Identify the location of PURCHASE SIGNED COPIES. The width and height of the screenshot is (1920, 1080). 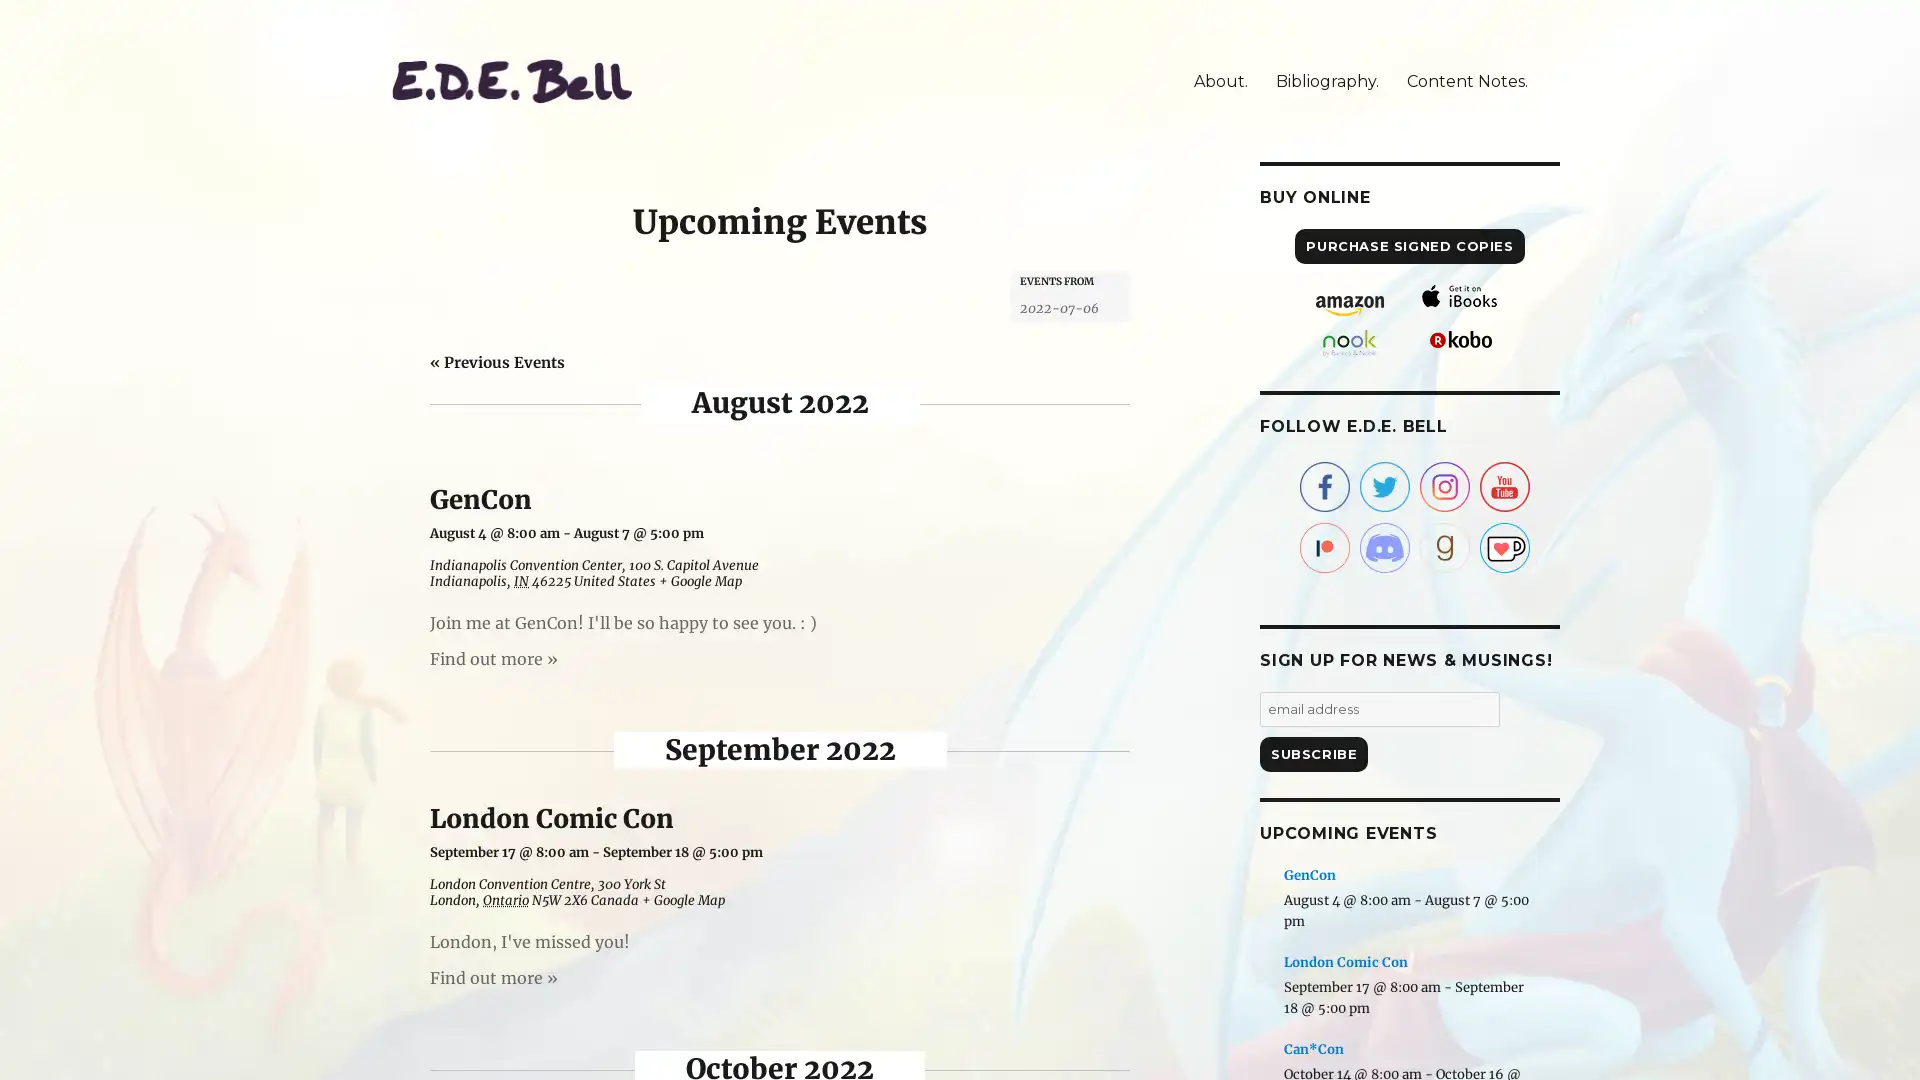
(1408, 245).